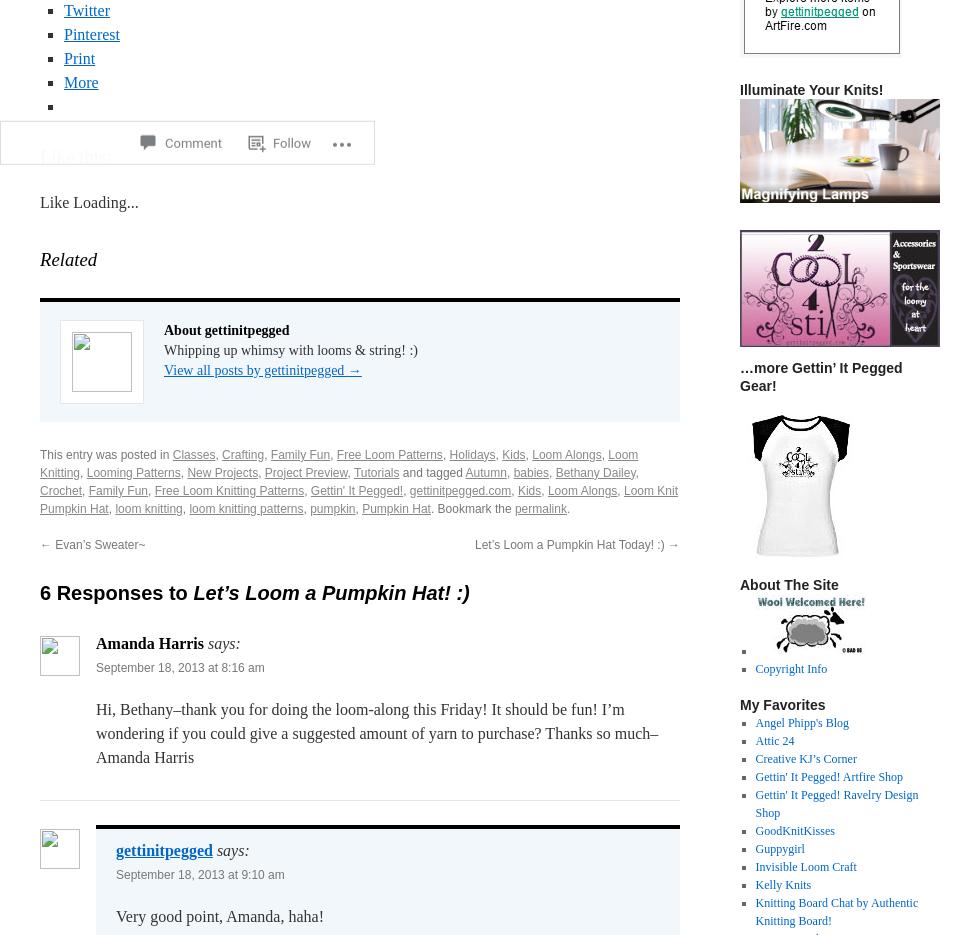 Image resolution: width=980 pixels, height=935 pixels. I want to click on 'Angel Phipp's Blog', so click(802, 721).